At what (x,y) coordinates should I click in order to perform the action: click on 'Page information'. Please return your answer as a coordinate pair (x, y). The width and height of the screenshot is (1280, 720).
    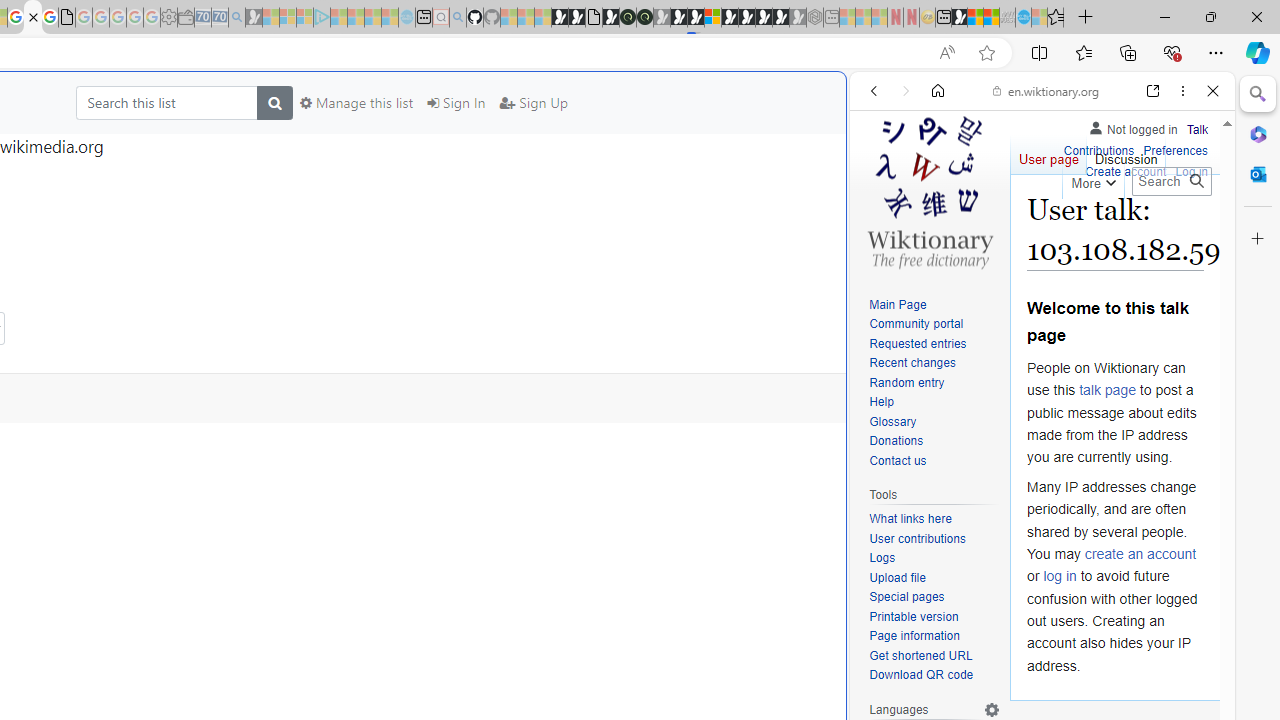
    Looking at the image, I should click on (934, 637).